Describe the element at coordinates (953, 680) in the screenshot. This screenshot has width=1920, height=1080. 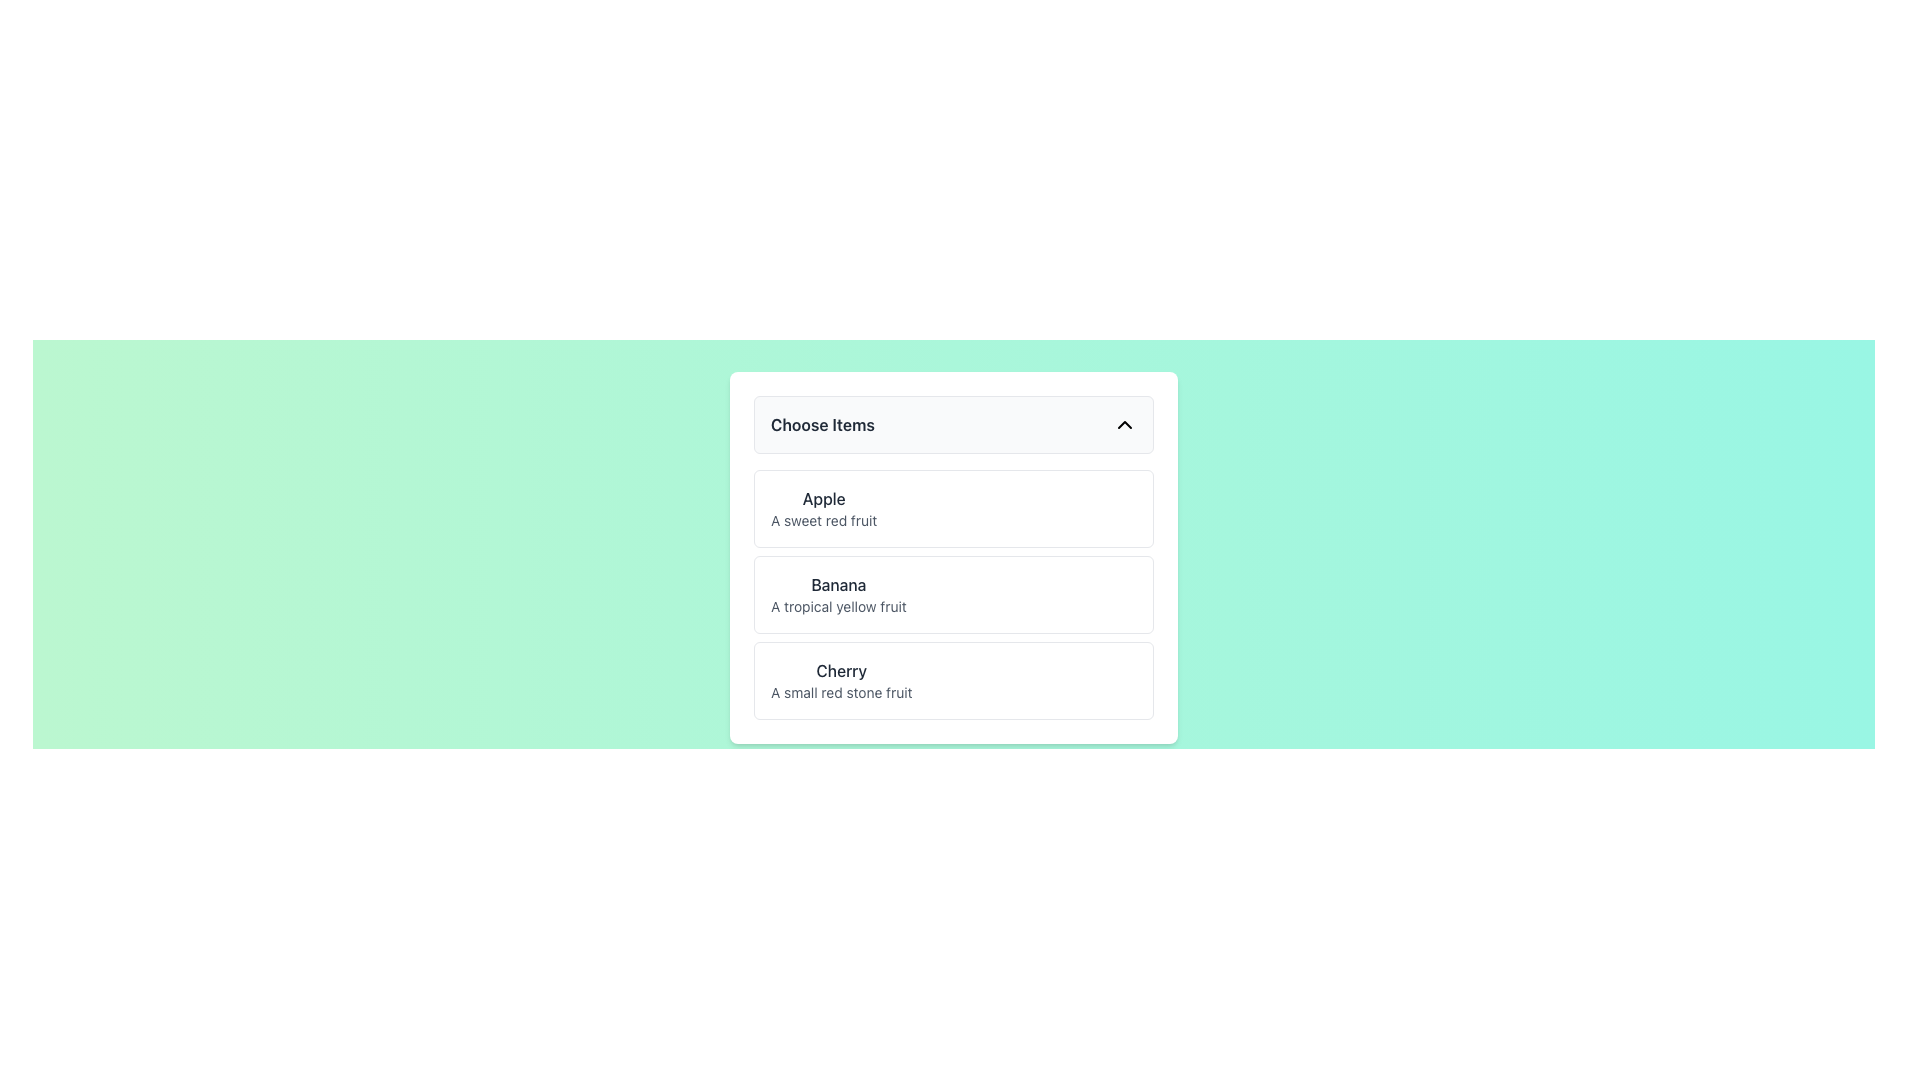
I see `the 'Cherry' option, which is the third entry in the vertically stacked list containing 'Apple' and 'Banana'` at that location.